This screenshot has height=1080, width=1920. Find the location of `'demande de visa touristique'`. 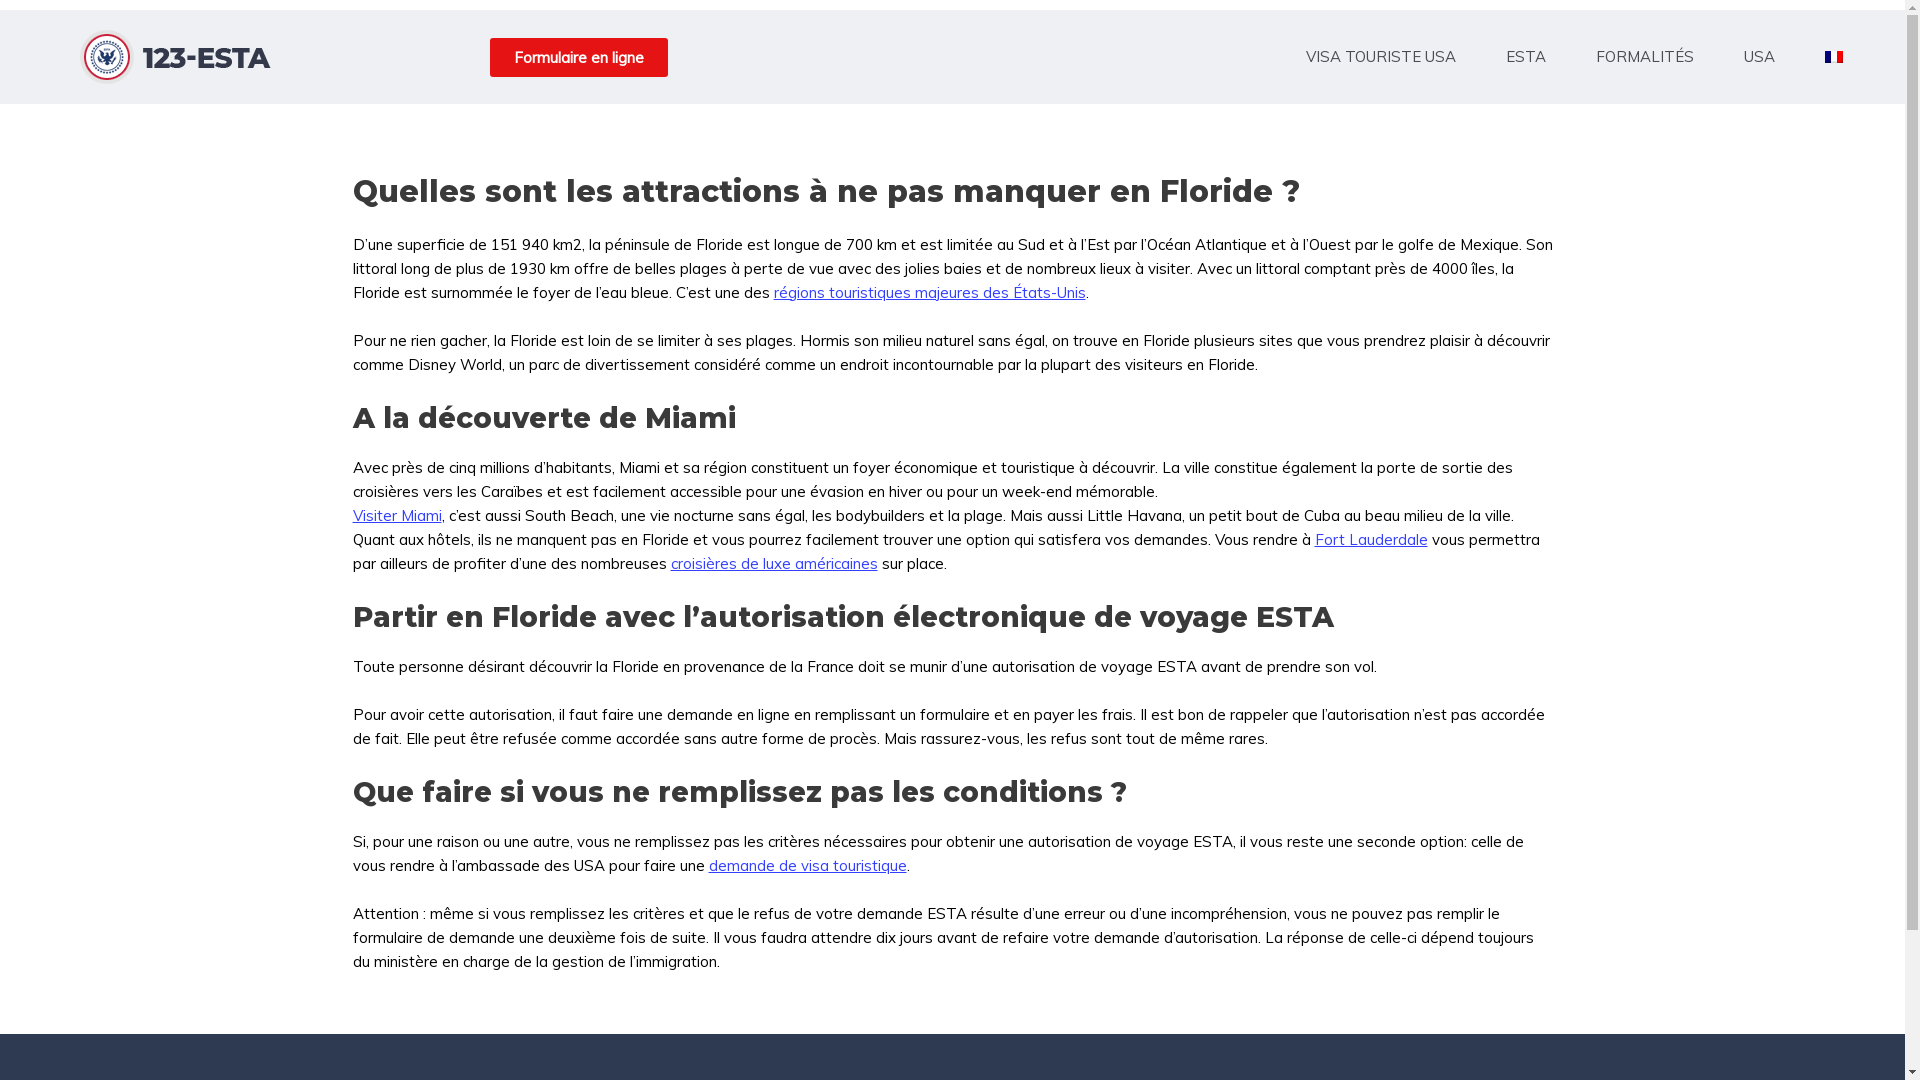

'demande de visa touristique' is located at coordinates (806, 864).